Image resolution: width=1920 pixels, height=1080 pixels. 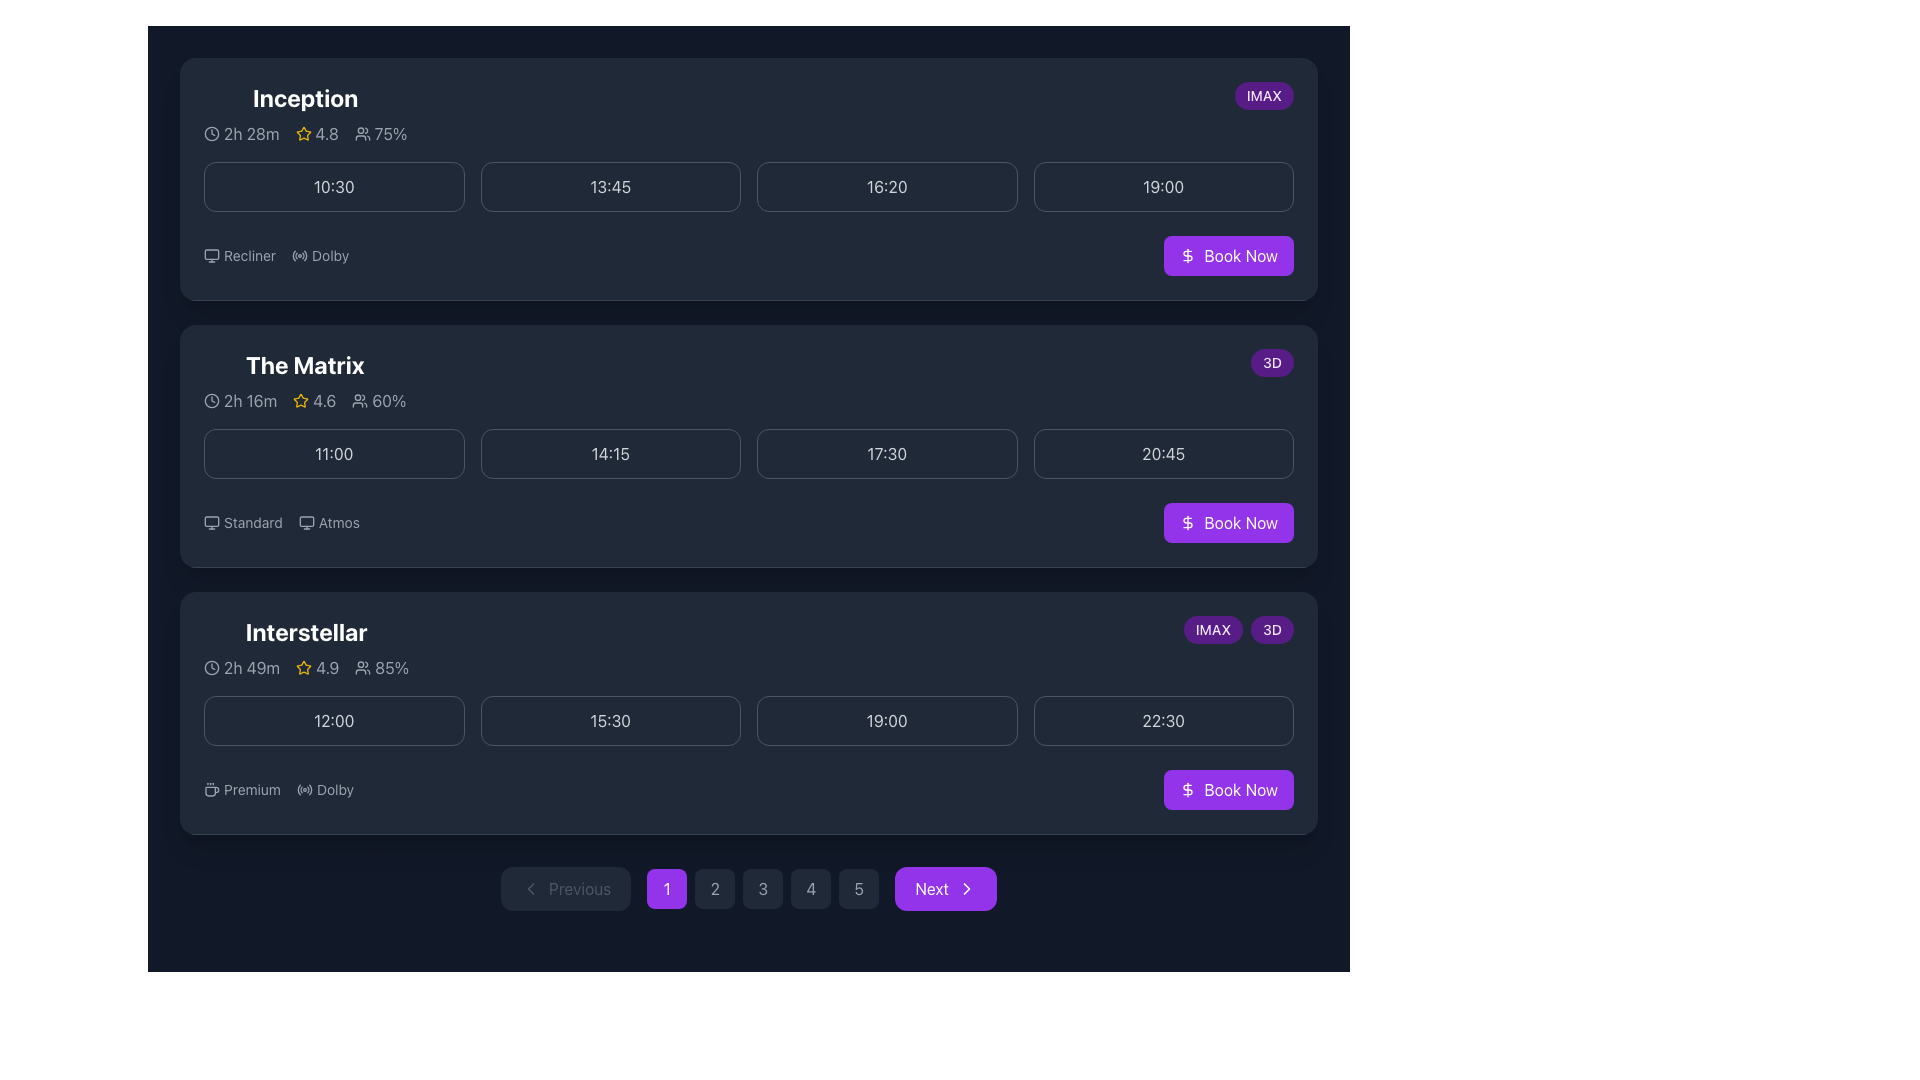 What do you see at coordinates (381, 134) in the screenshot?
I see `the percentage indicator text with icon located under the movie title 'Inception' in the topmost movie section of the interface` at bounding box center [381, 134].